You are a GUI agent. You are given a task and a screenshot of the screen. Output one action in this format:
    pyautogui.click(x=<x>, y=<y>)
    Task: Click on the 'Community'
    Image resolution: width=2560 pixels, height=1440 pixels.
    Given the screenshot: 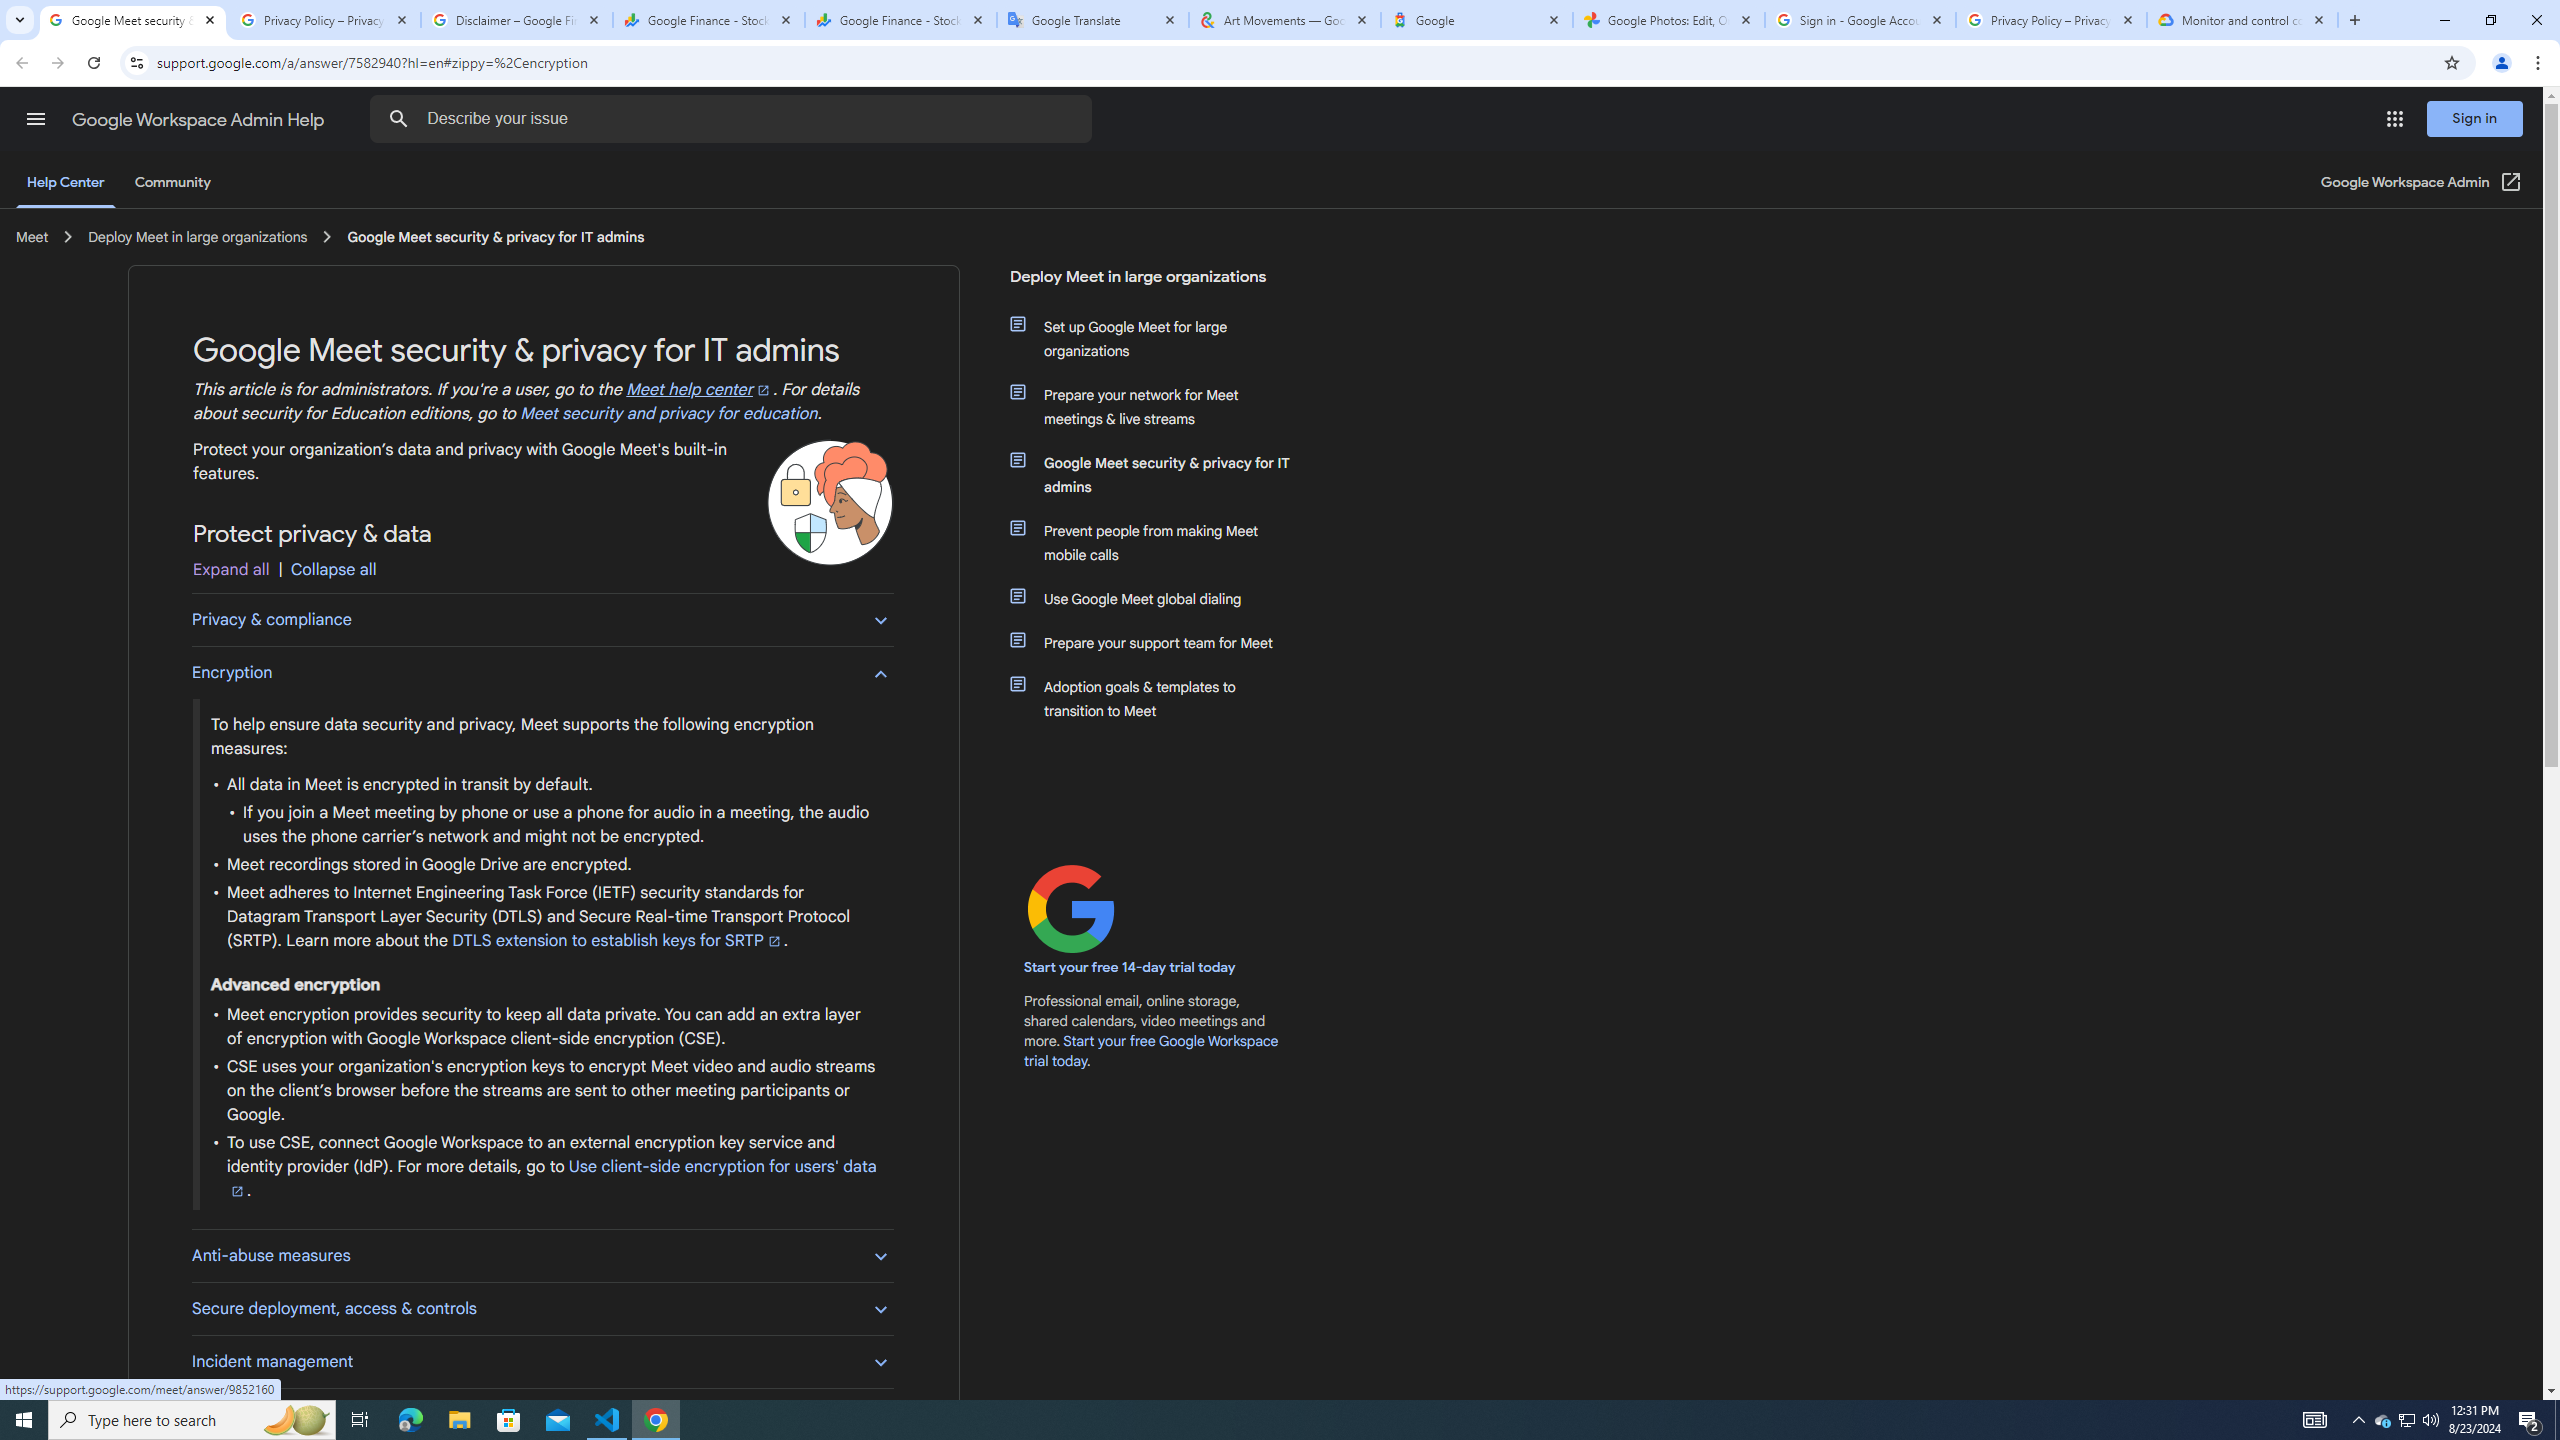 What is the action you would take?
    pyautogui.click(x=171, y=181)
    